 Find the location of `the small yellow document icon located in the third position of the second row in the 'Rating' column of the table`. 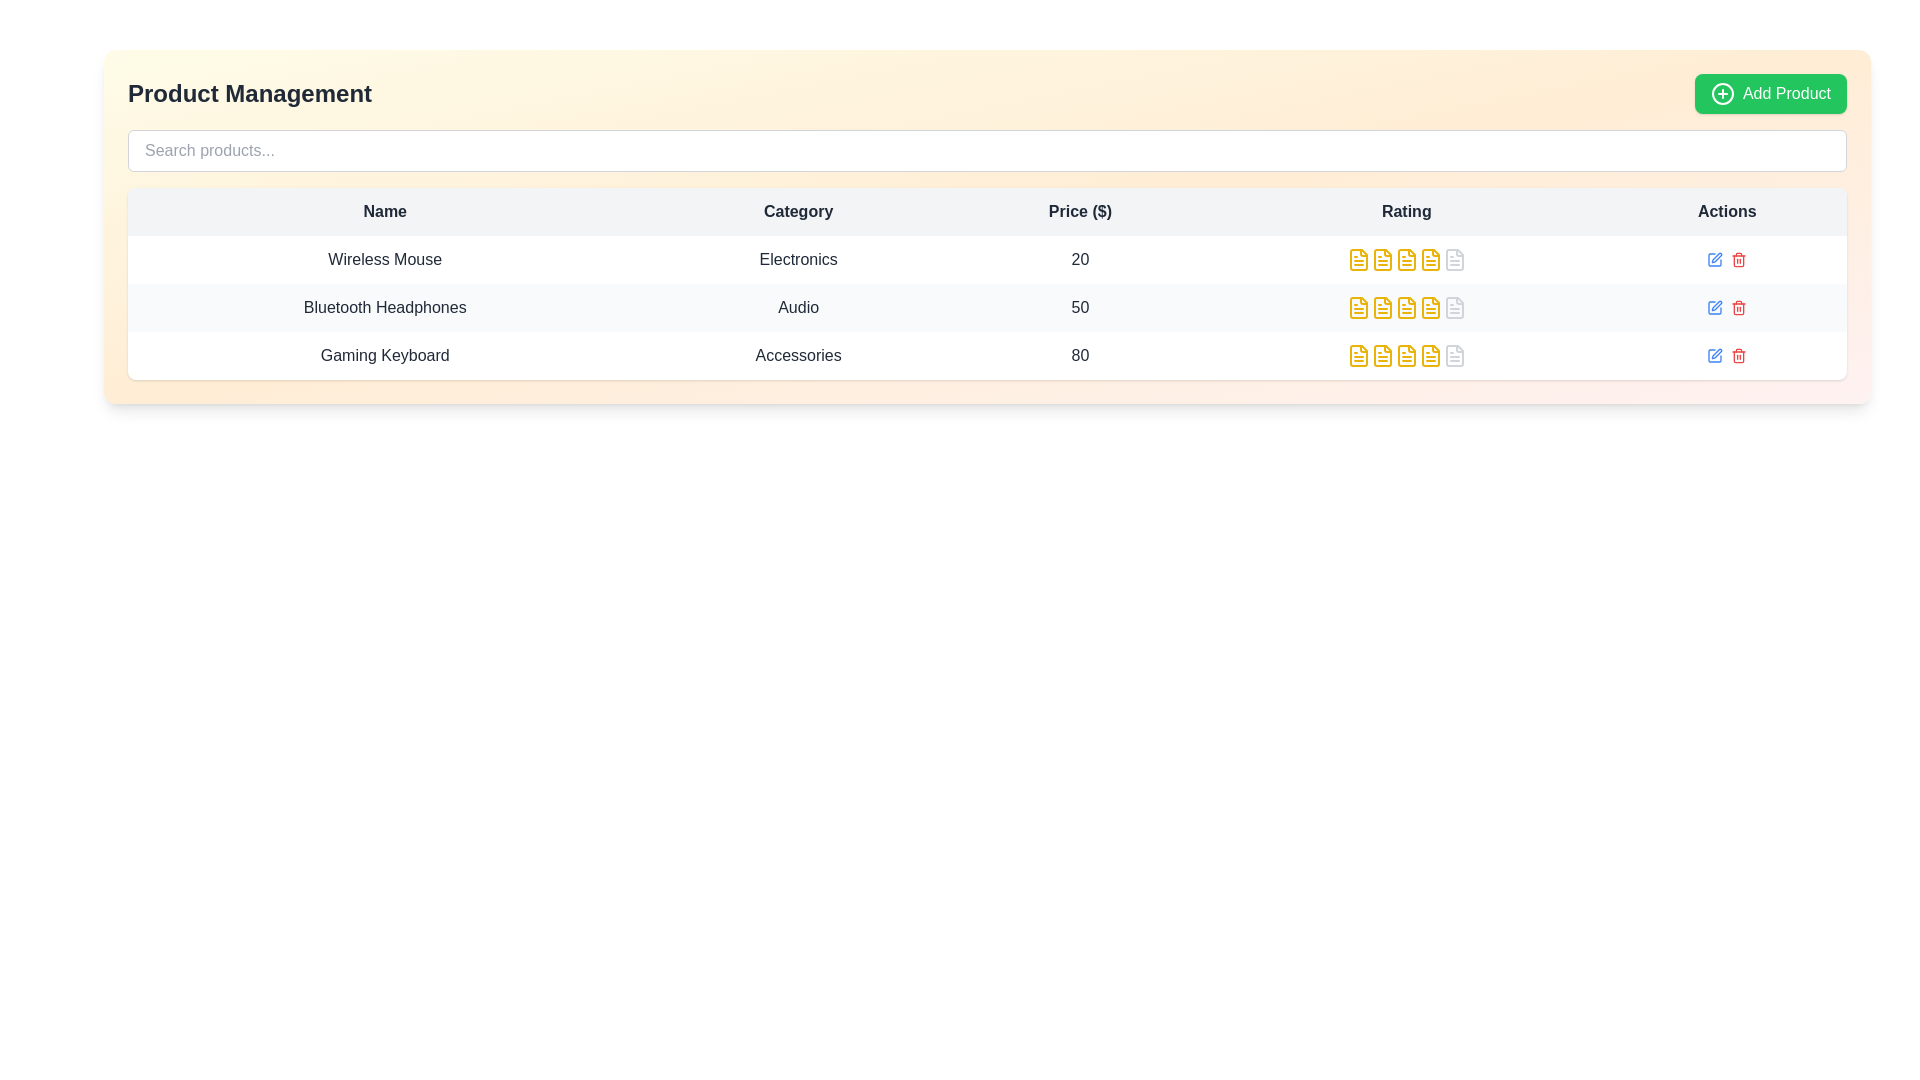

the small yellow document icon located in the third position of the second row in the 'Rating' column of the table is located at coordinates (1381, 308).